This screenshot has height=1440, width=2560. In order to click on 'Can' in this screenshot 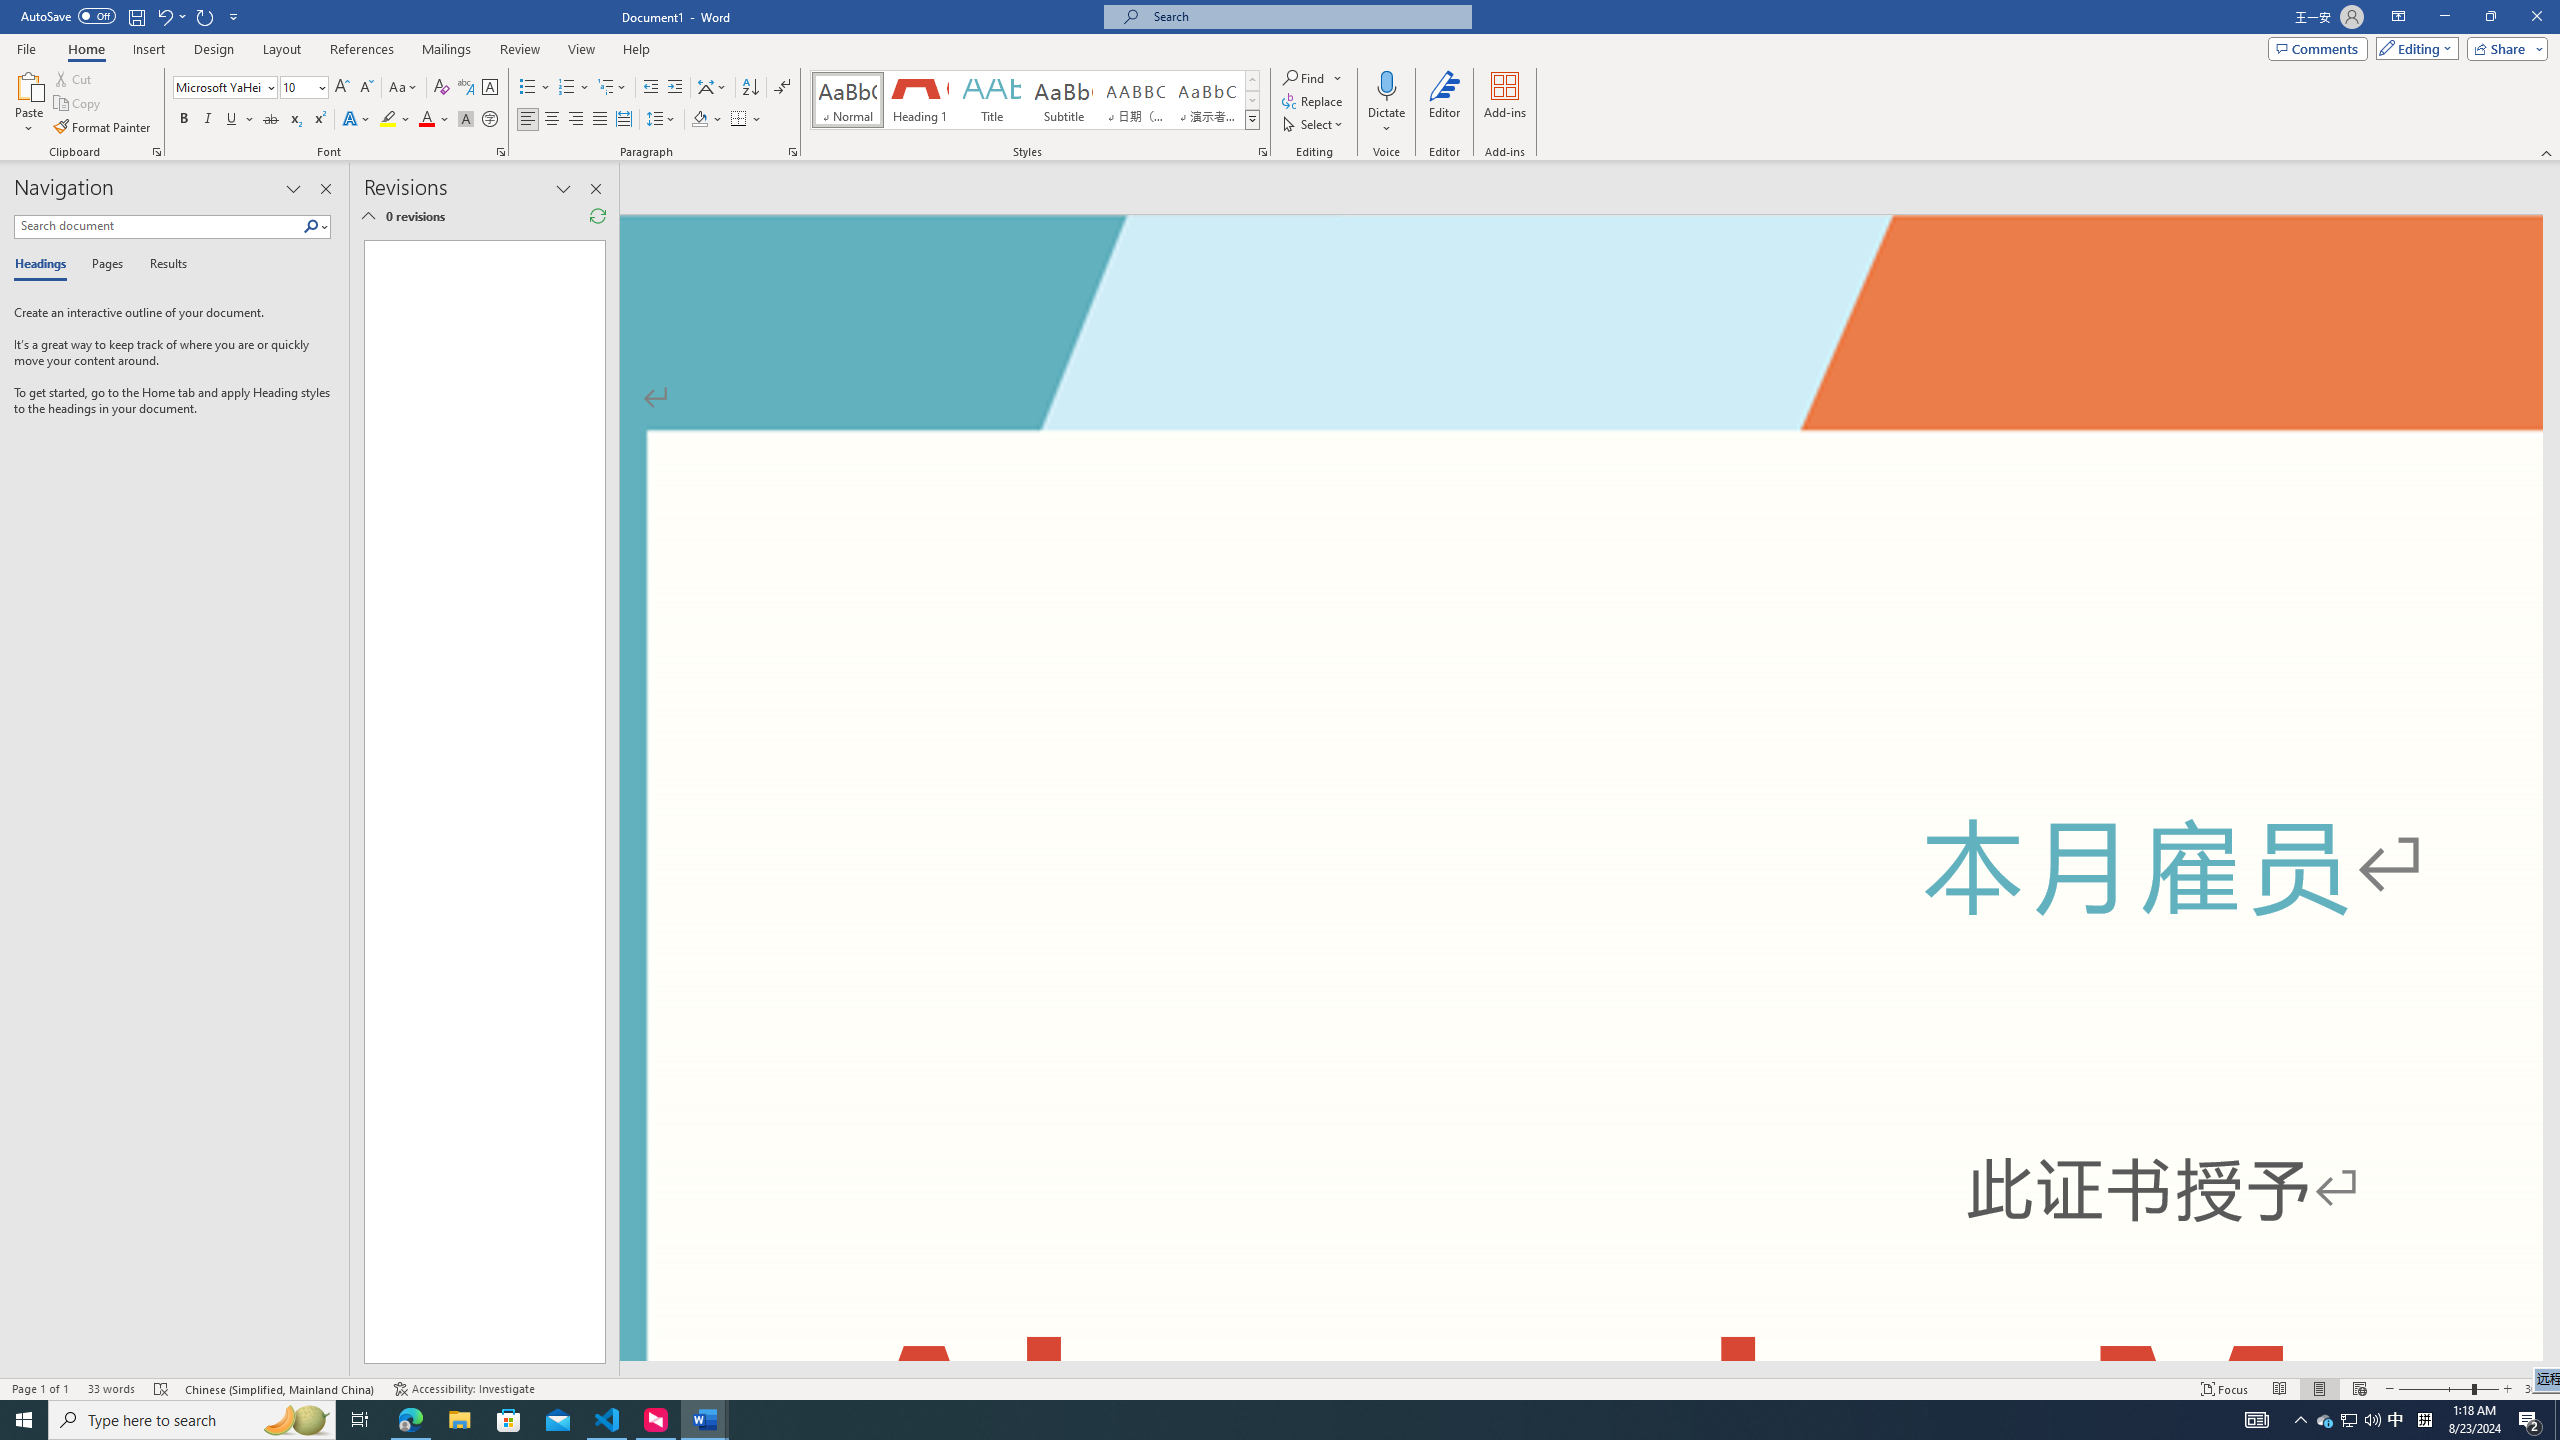, I will do `click(205, 15)`.